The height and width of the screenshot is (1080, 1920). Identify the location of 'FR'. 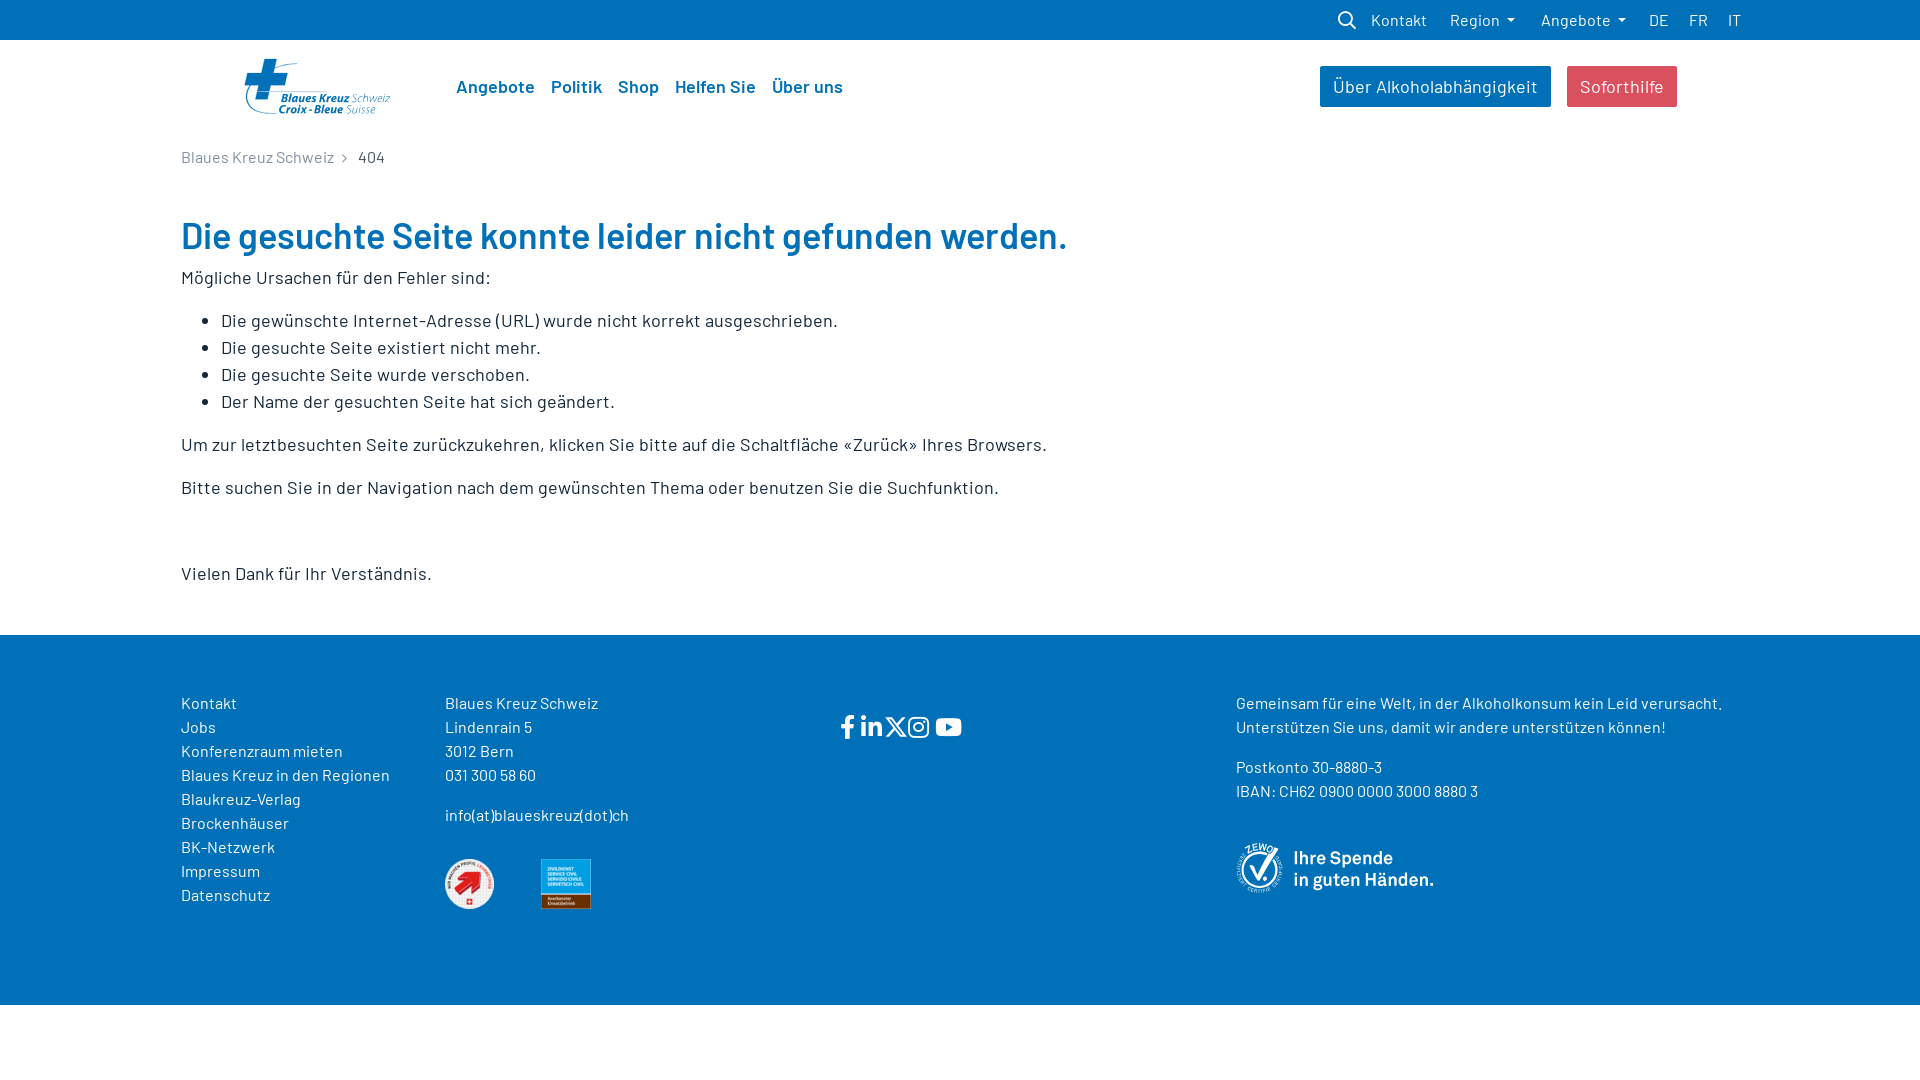
(1697, 19).